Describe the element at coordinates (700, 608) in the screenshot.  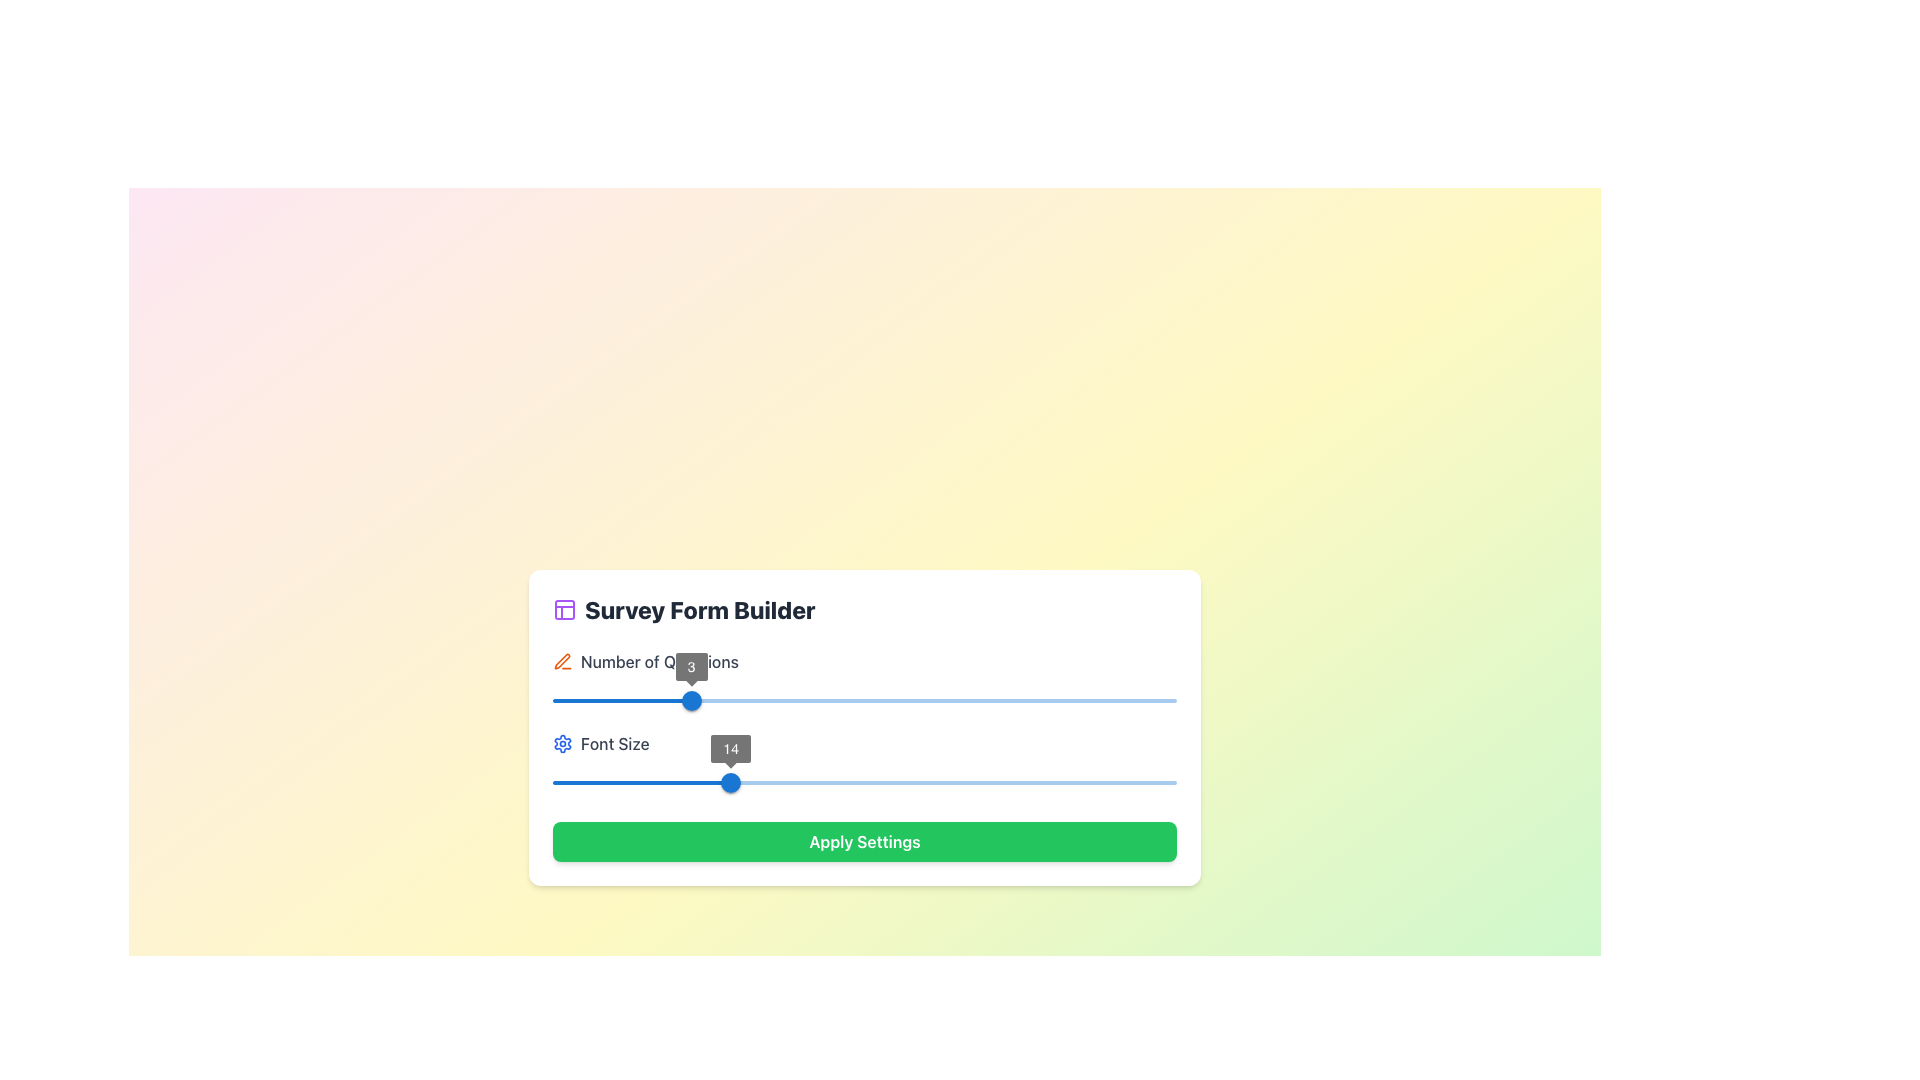
I see `bold text label displaying 'Survey Form Builder' located at the center of the card-like section near the top, distinct due to its size and weight` at that location.